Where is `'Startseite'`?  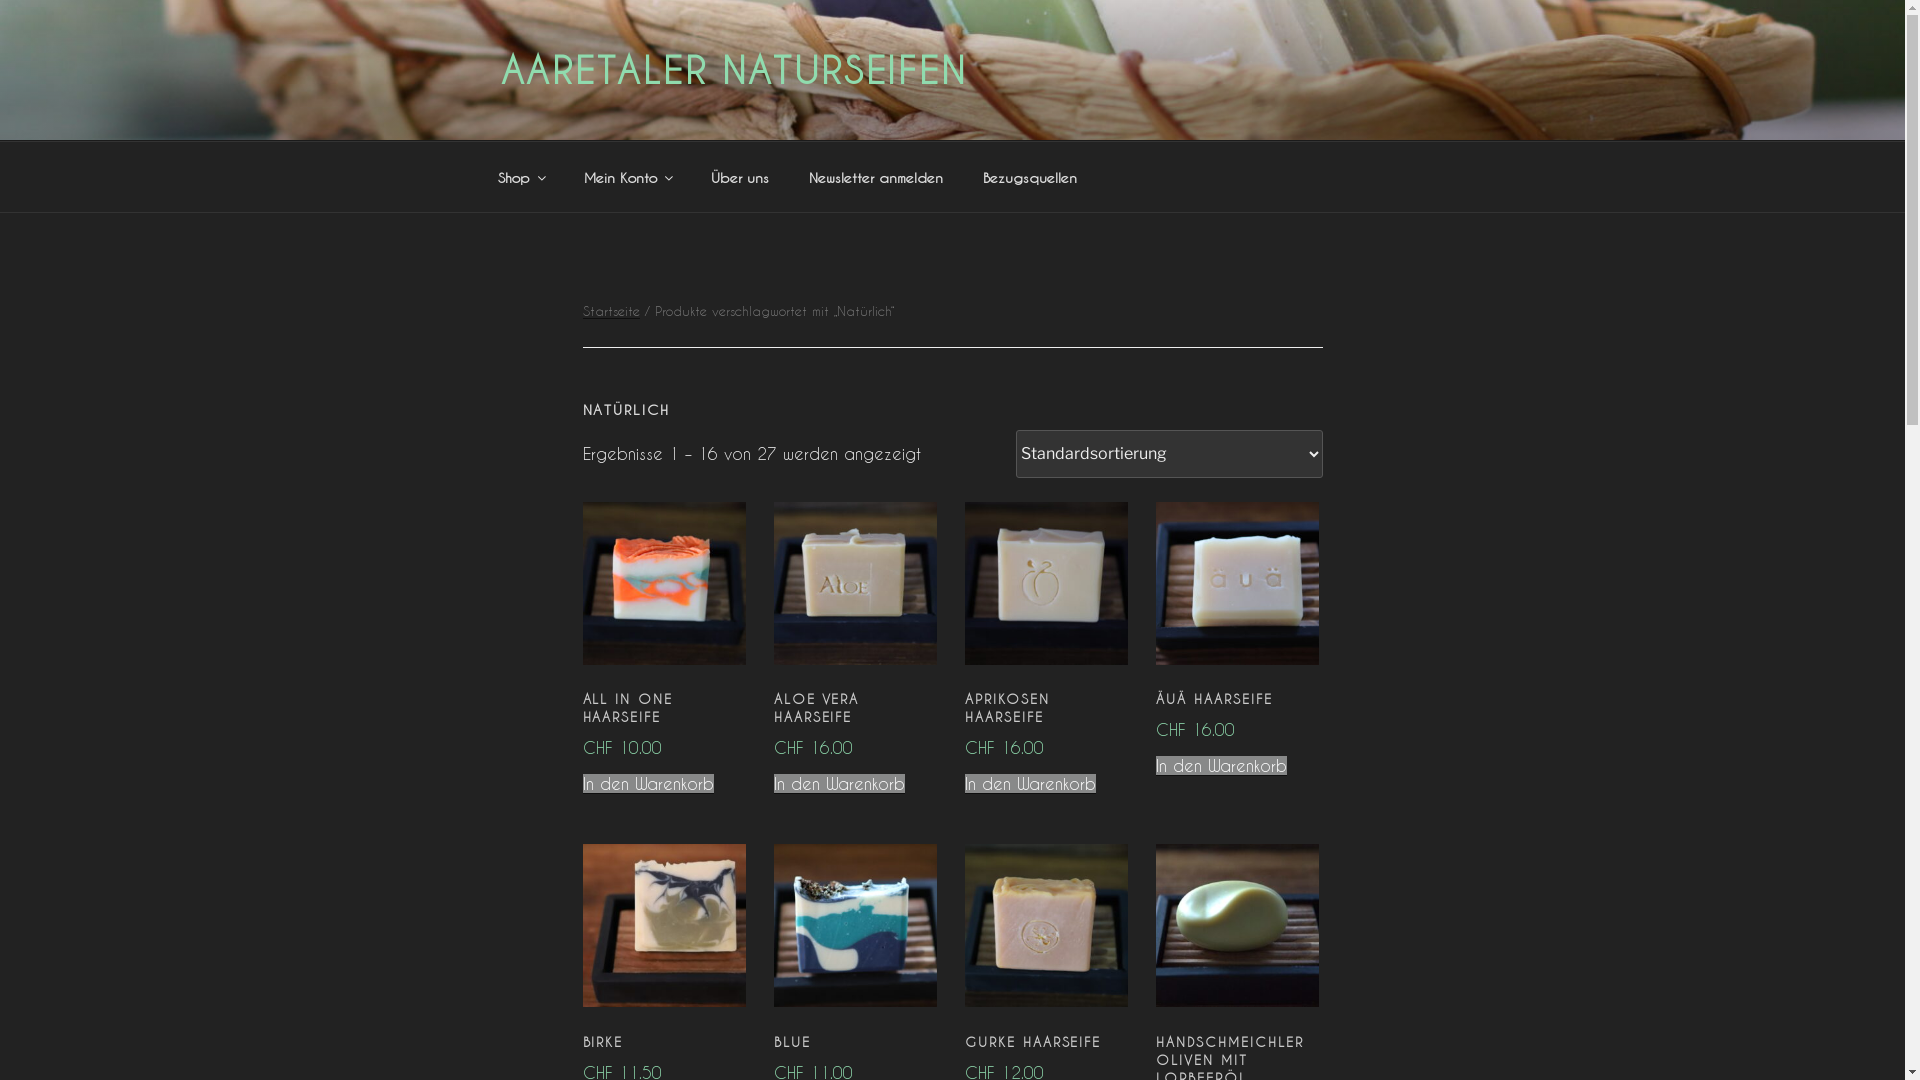
'Startseite' is located at coordinates (609, 310).